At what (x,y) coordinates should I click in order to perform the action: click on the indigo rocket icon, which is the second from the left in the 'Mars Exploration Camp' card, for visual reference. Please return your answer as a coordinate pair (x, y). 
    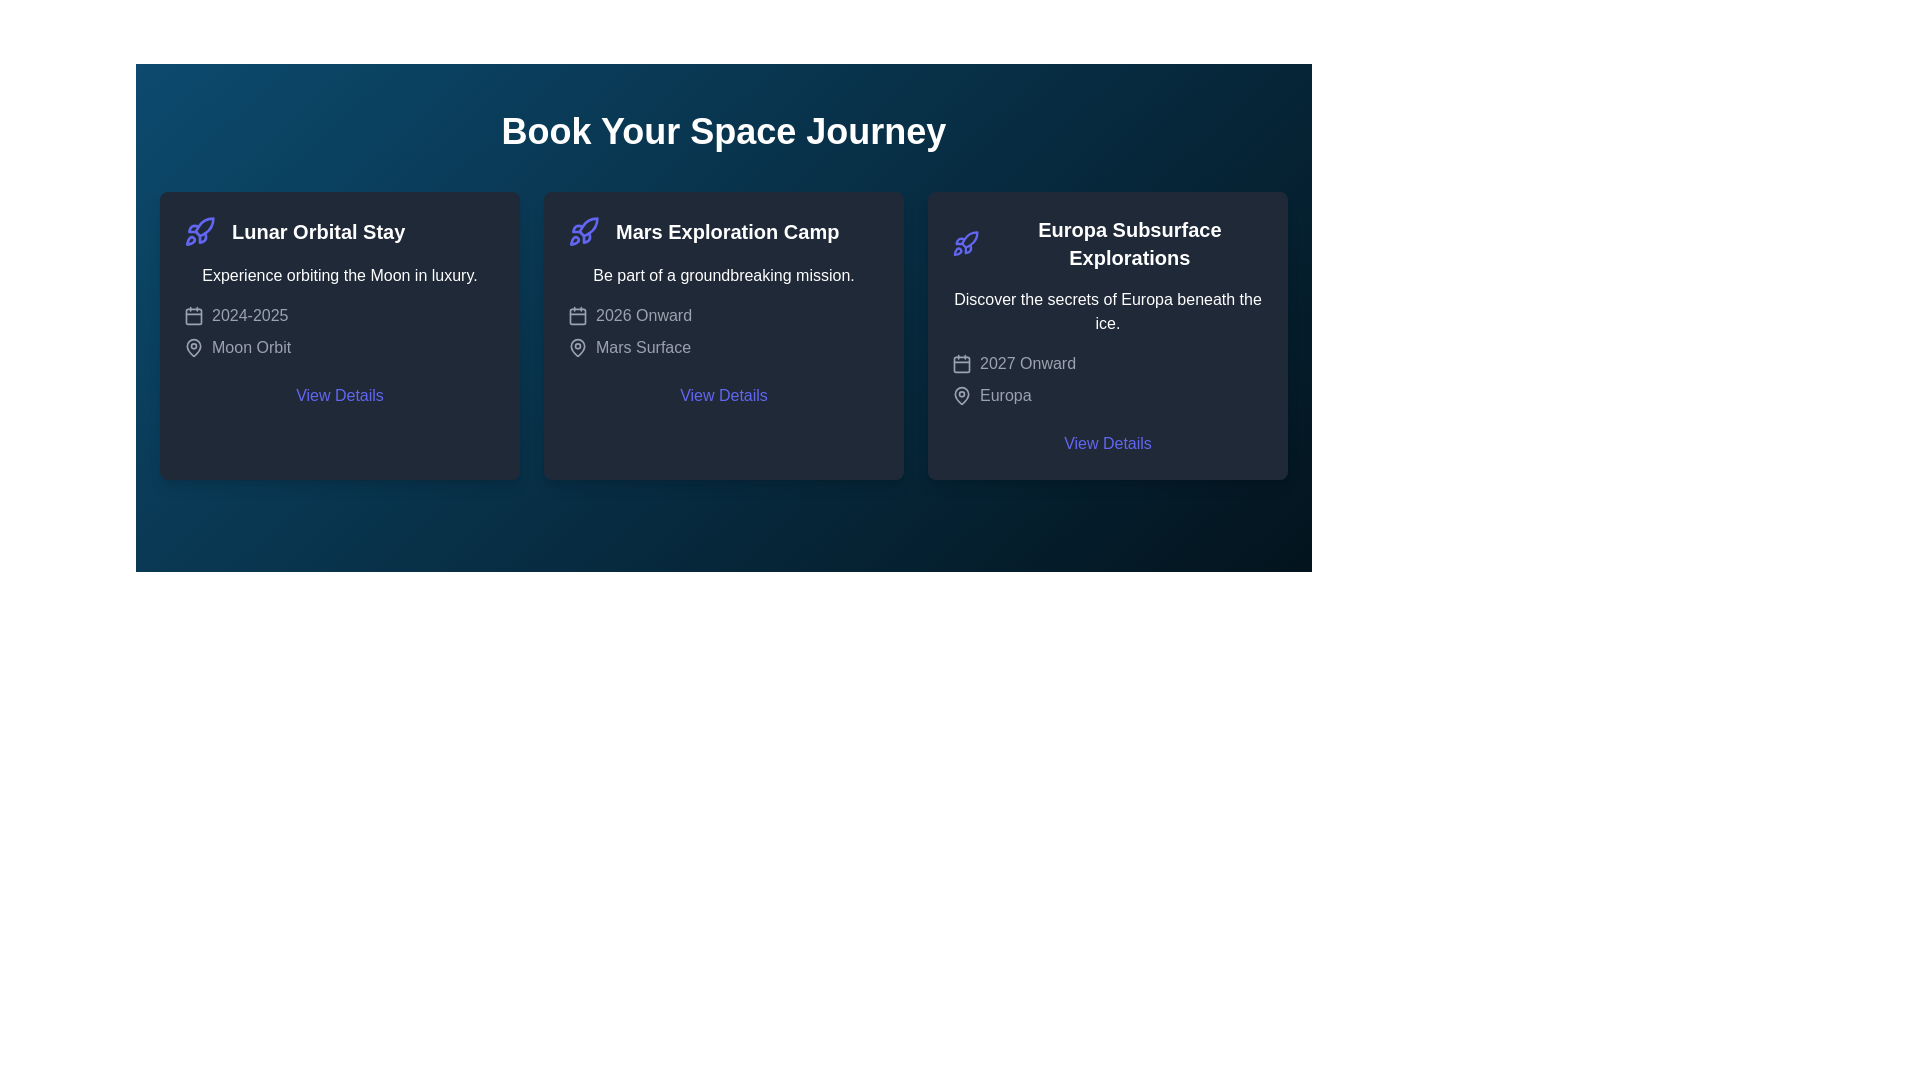
    Looking at the image, I should click on (587, 226).